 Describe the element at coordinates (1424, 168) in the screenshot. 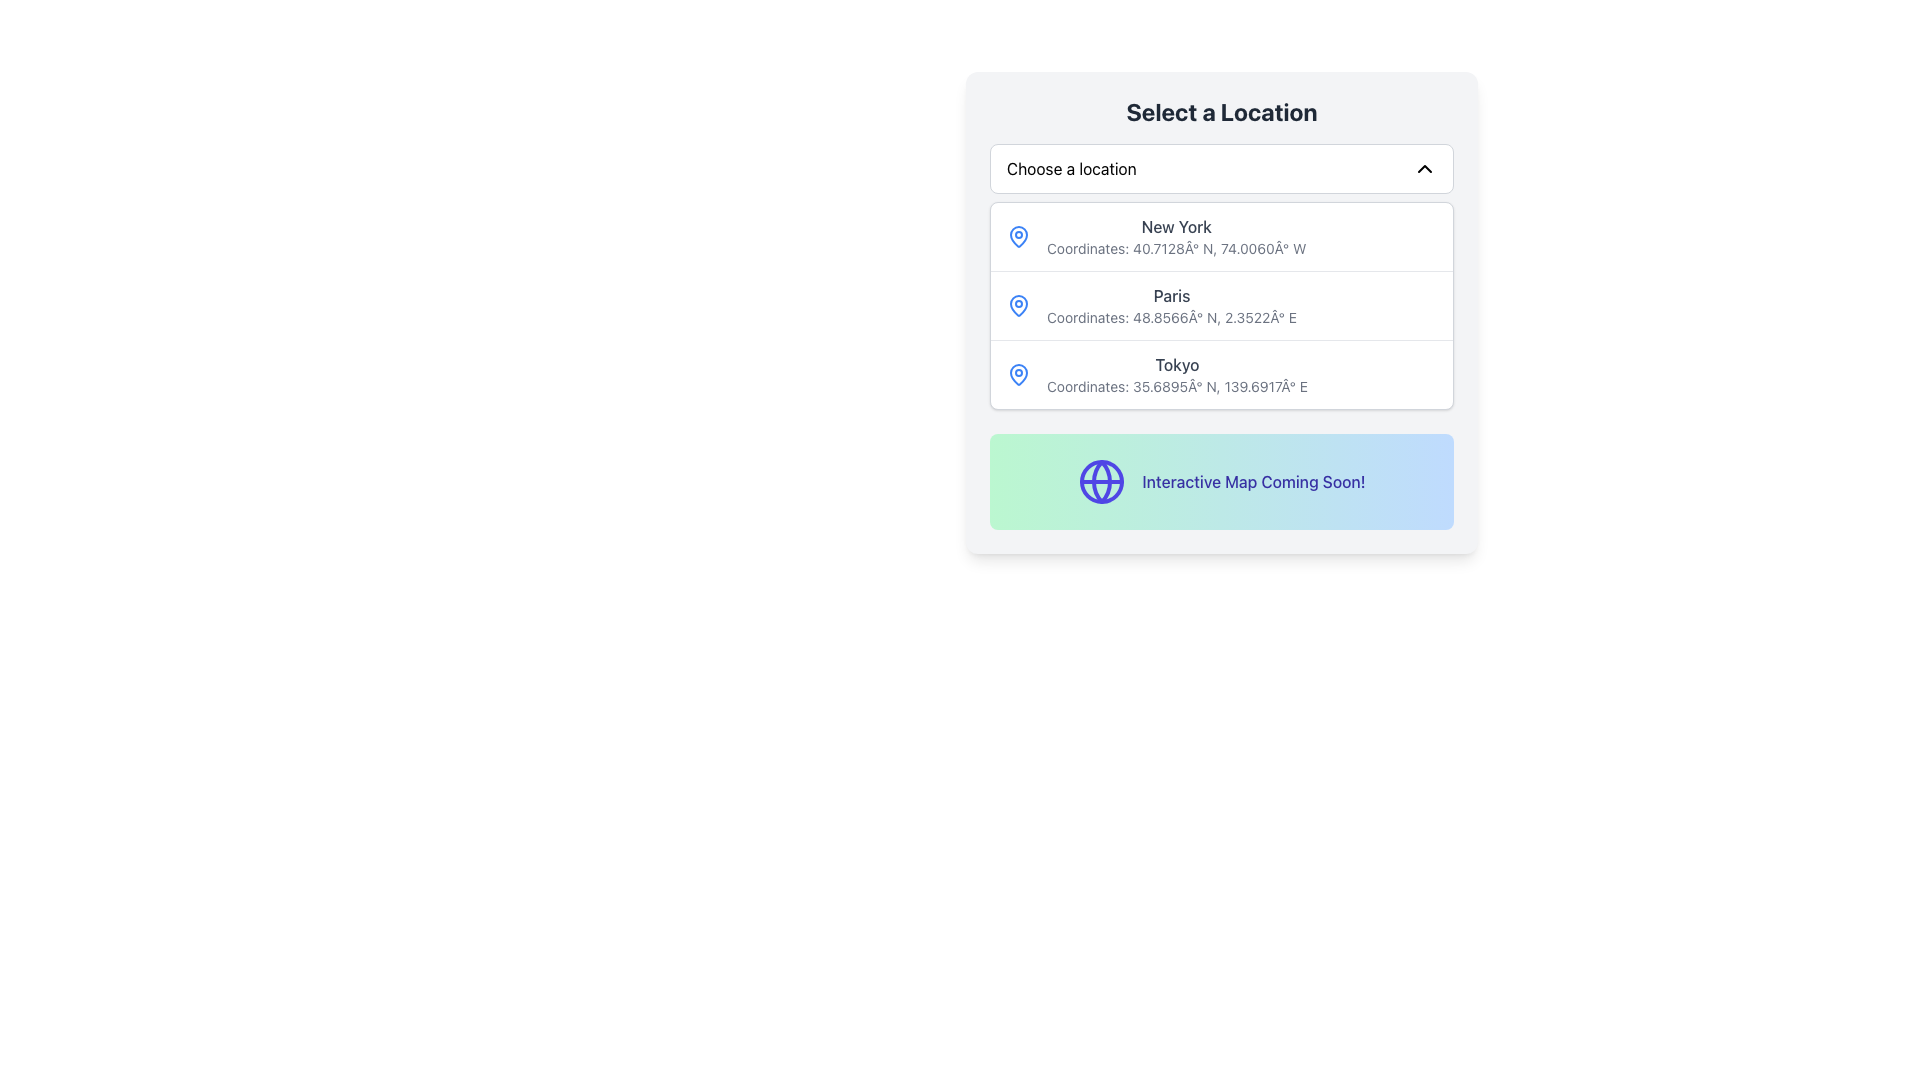

I see `the toggle button icon located at the far right edge of the 'Choose a location' button` at that location.